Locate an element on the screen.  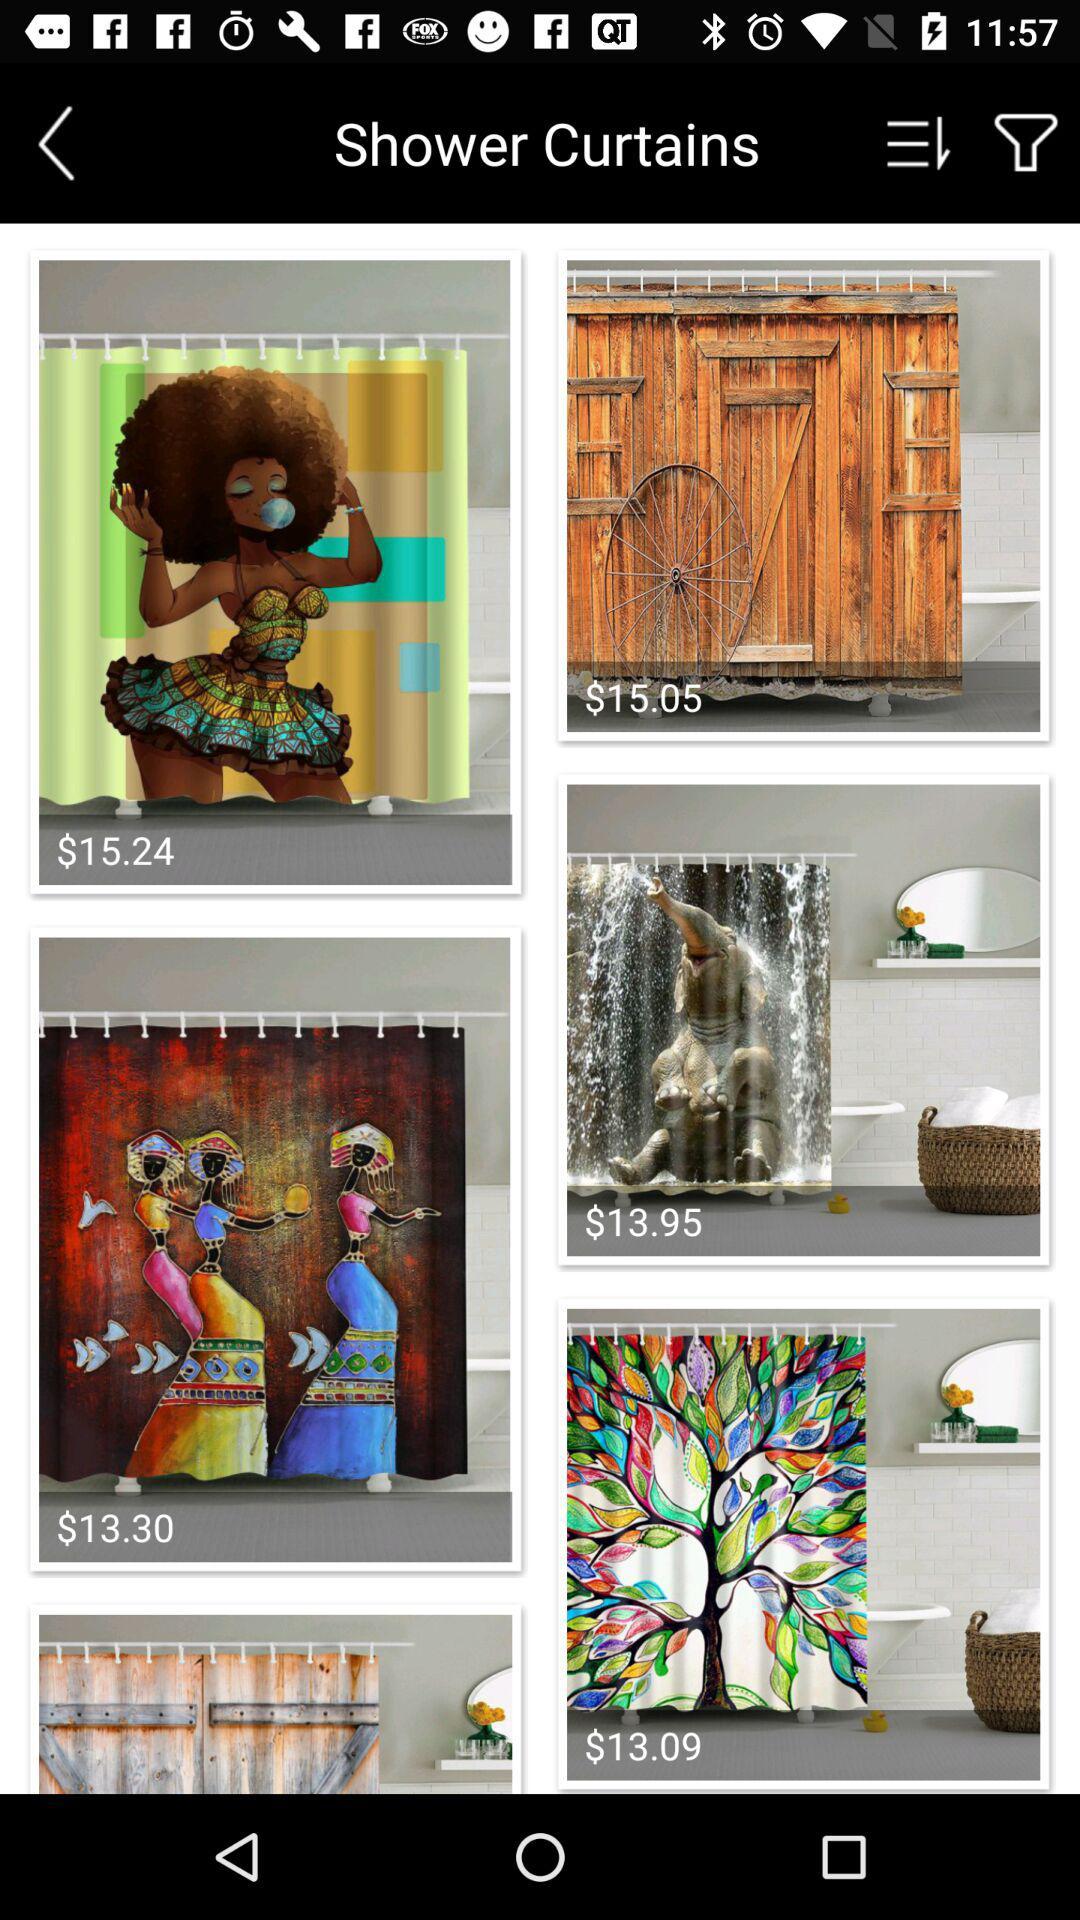
back button is located at coordinates (55, 142).